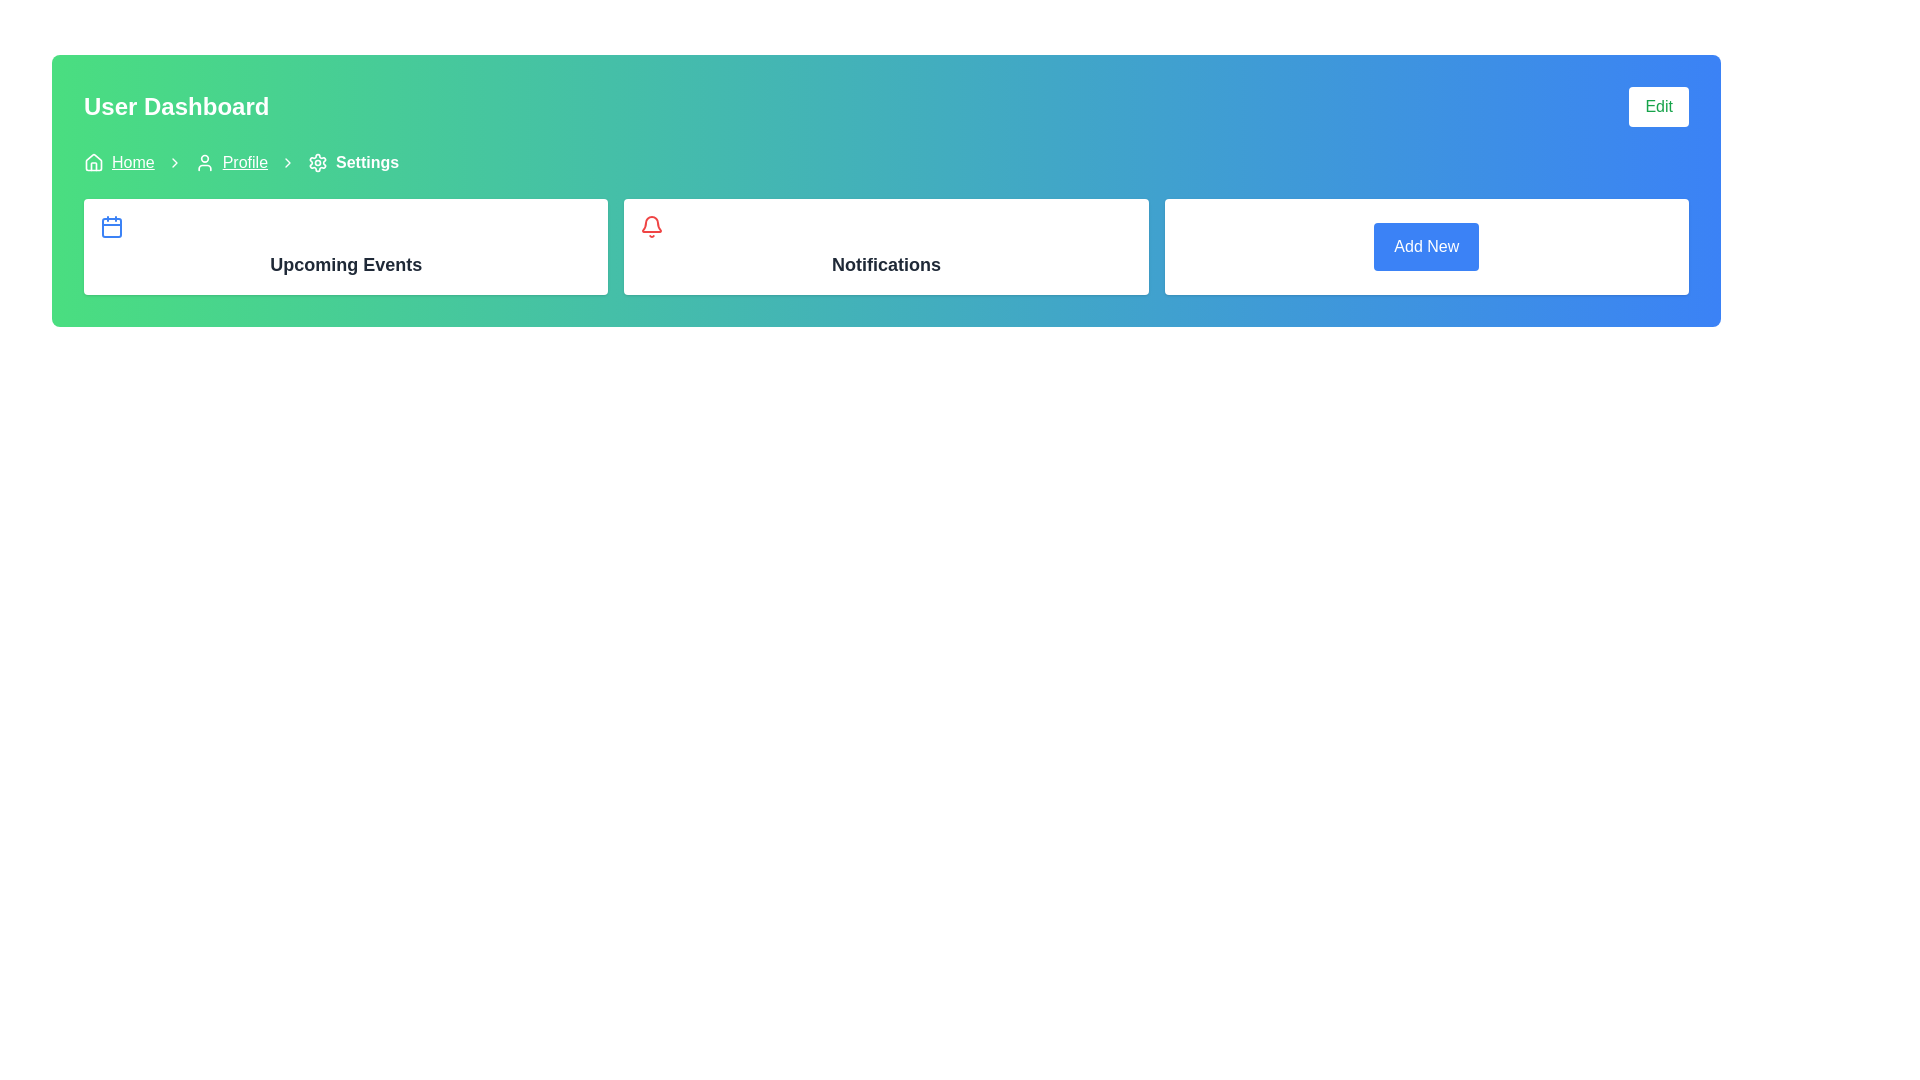 Image resolution: width=1920 pixels, height=1080 pixels. What do you see at coordinates (287, 161) in the screenshot?
I see `the second chevron-shaped icon in the breadcrumb navigation, positioned between 'Profile' and 'Settings'` at bounding box center [287, 161].